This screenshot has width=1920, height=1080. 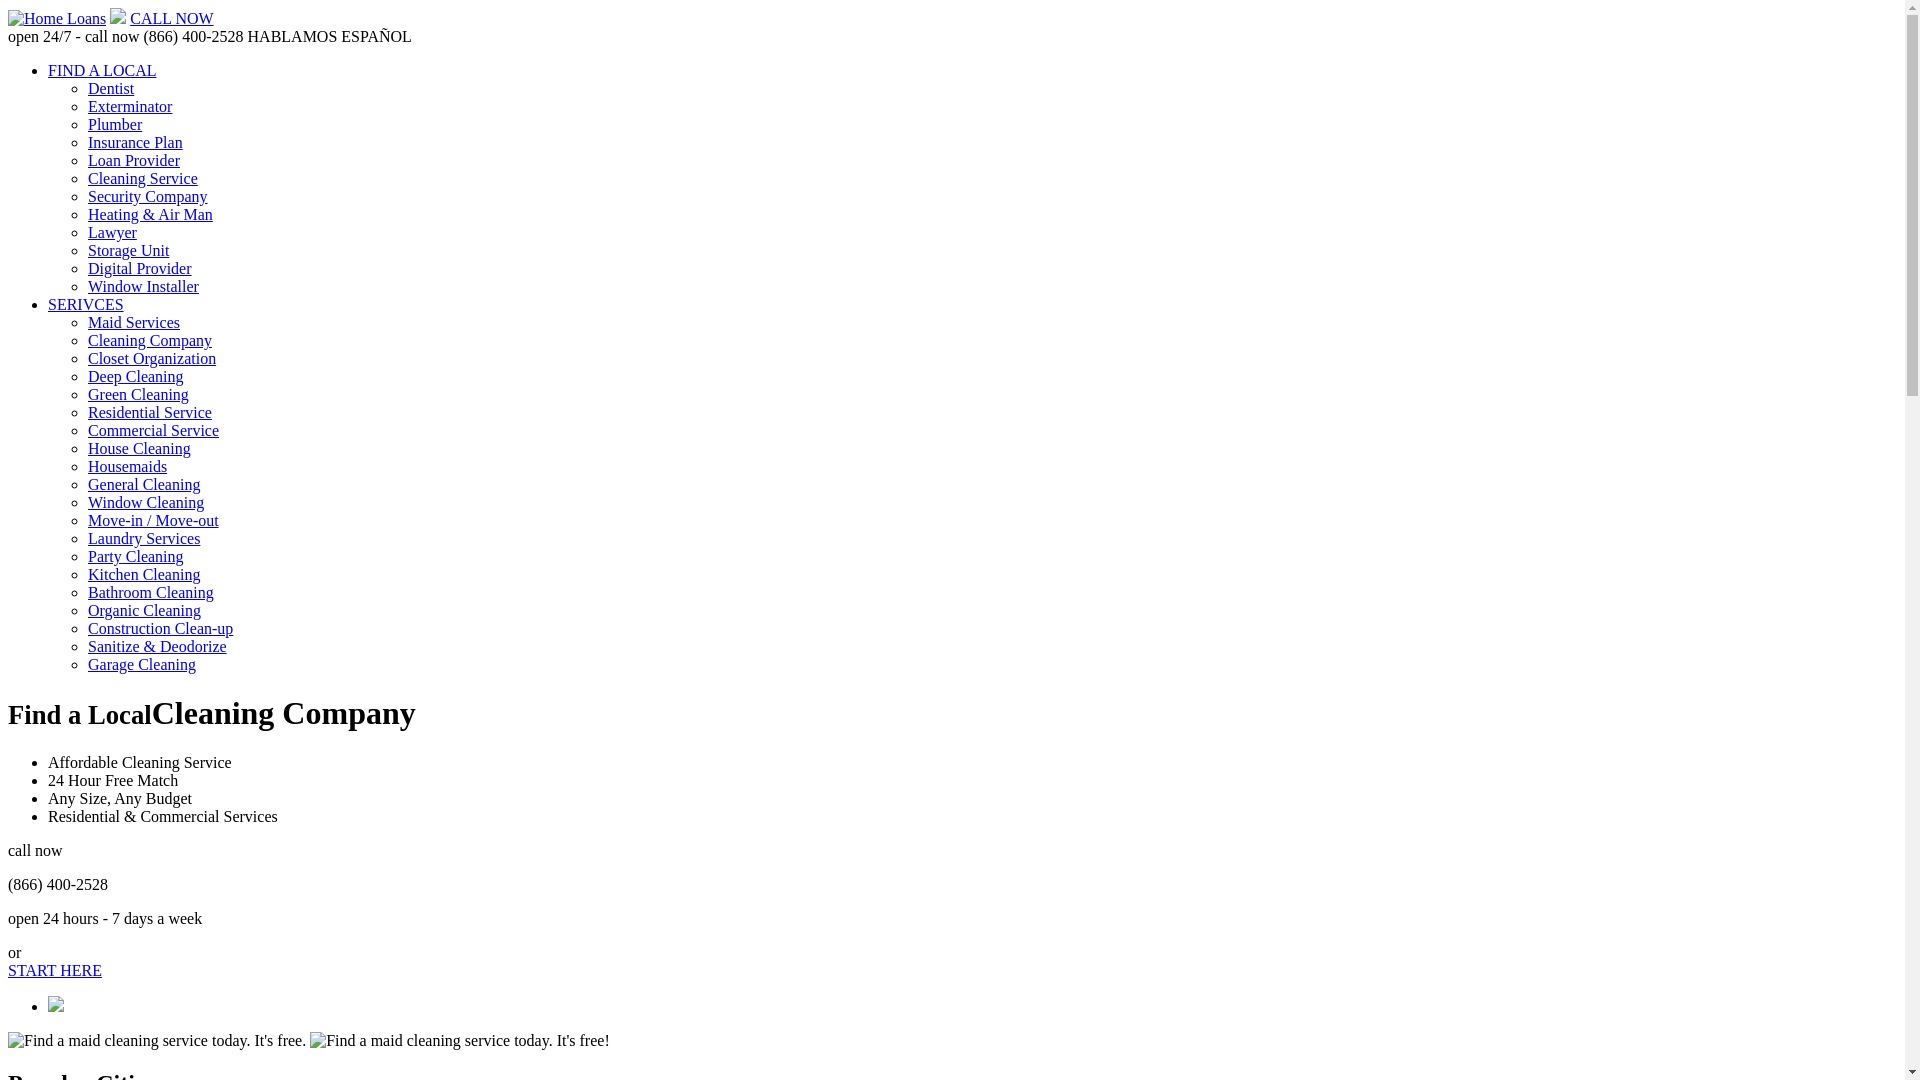 What do you see at coordinates (127, 249) in the screenshot?
I see `'Storage Unit'` at bounding box center [127, 249].